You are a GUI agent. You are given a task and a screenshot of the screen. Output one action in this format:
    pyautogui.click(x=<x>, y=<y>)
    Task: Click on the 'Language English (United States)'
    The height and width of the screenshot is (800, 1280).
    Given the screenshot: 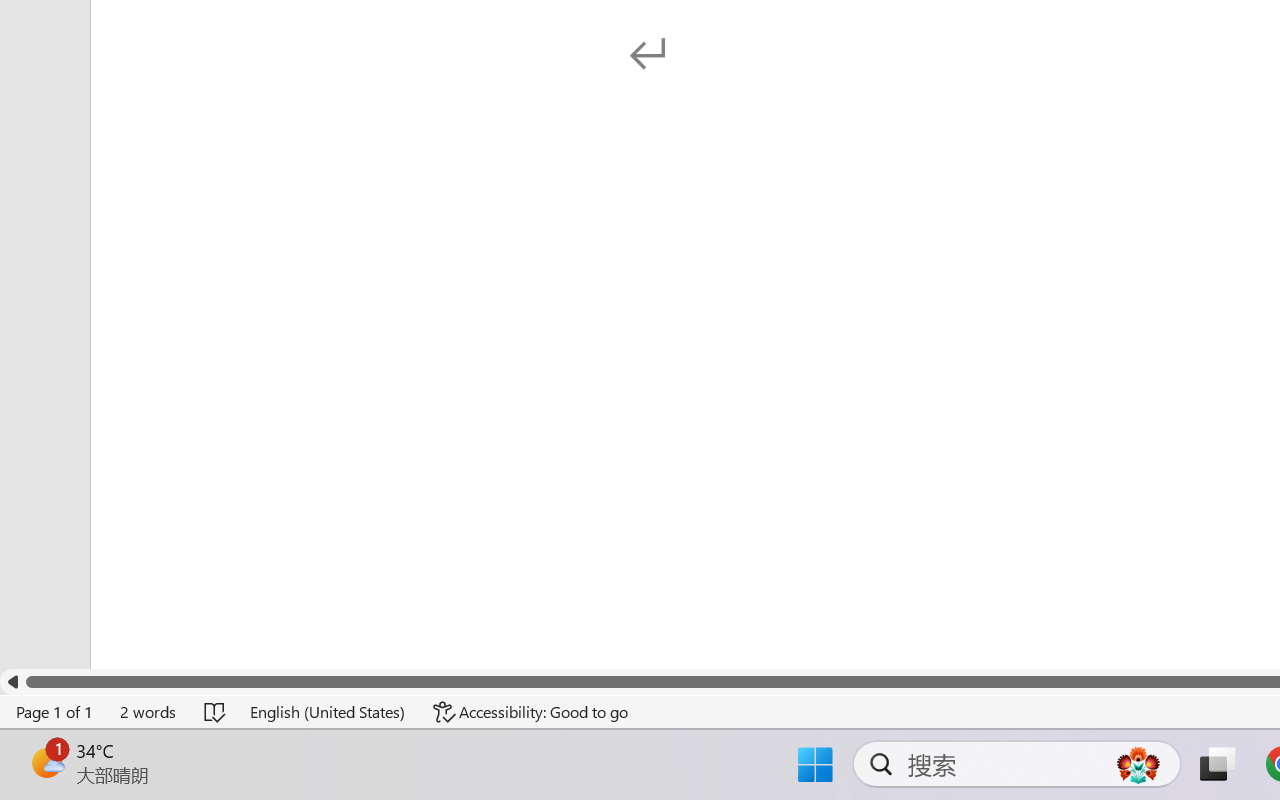 What is the action you would take?
    pyautogui.click(x=328, y=711)
    